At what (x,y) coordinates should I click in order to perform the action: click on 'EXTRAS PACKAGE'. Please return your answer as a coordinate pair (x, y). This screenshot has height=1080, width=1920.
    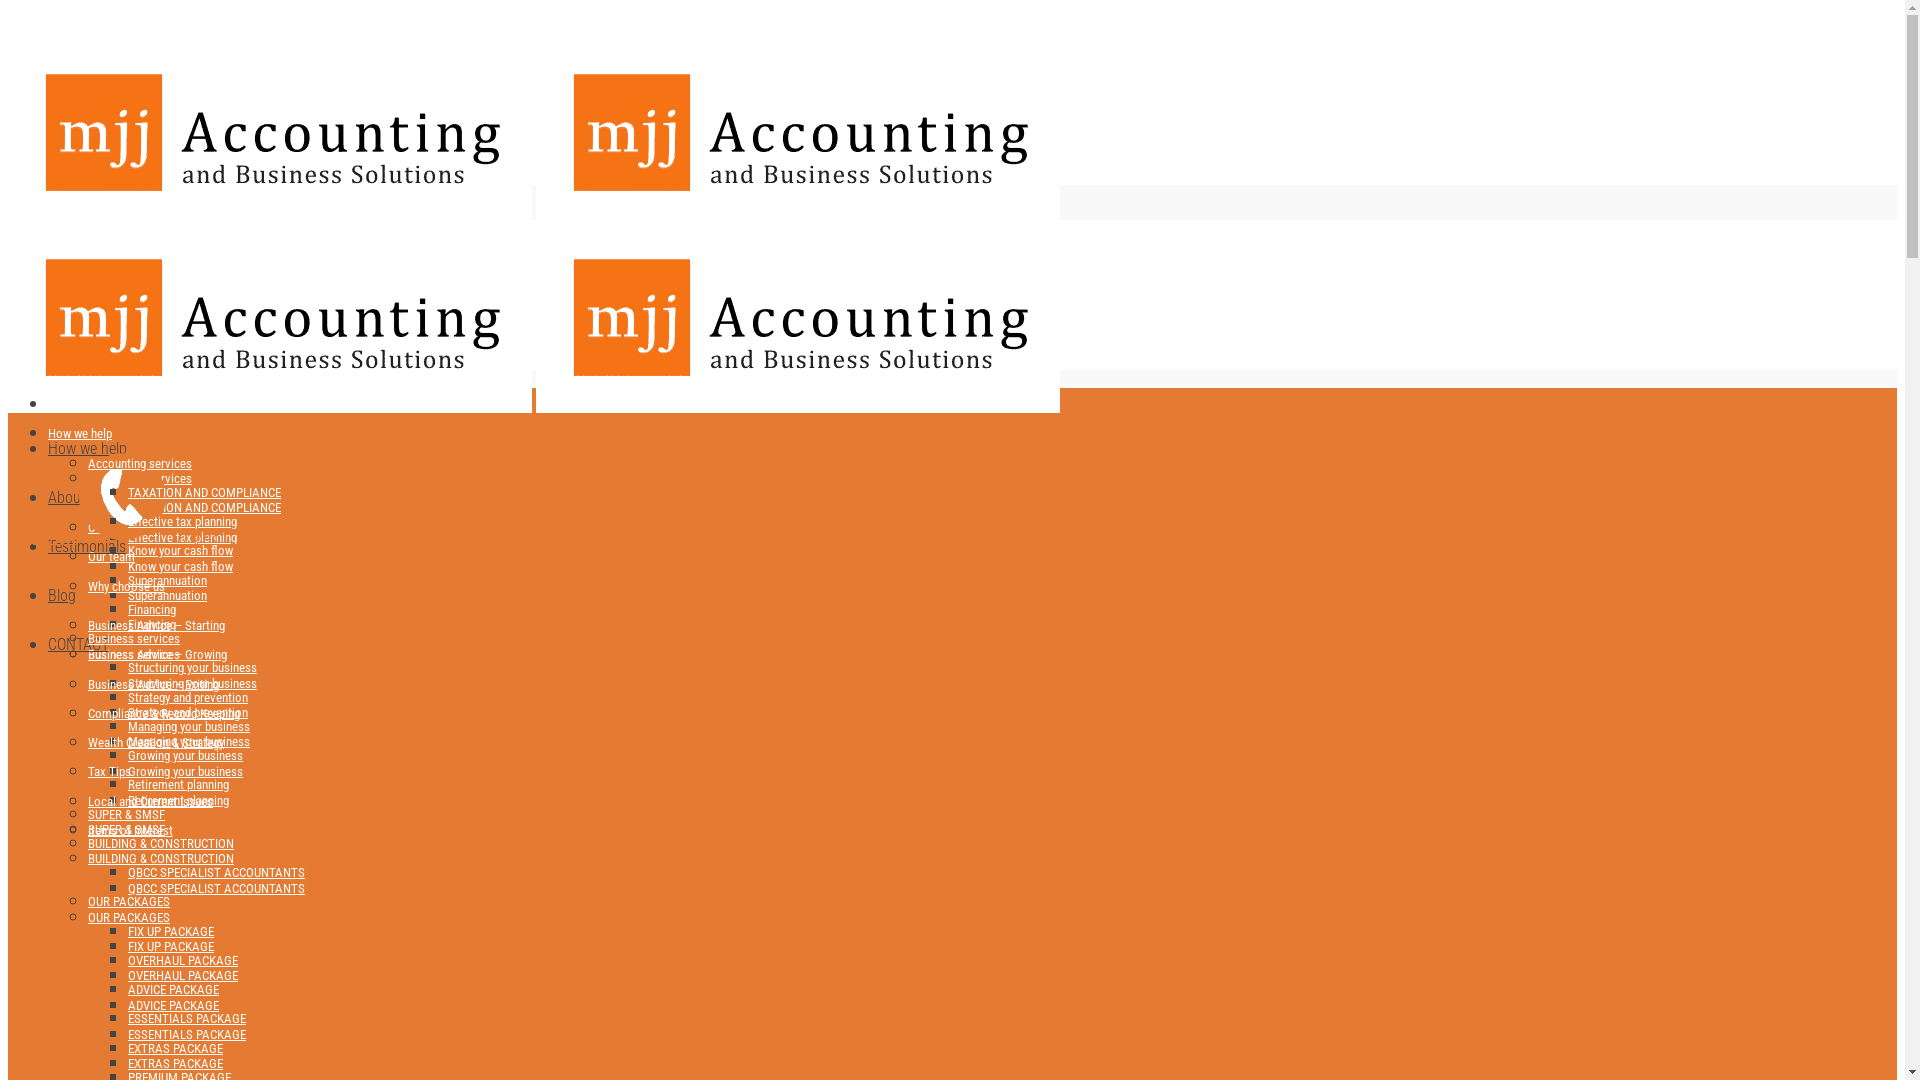
    Looking at the image, I should click on (175, 1062).